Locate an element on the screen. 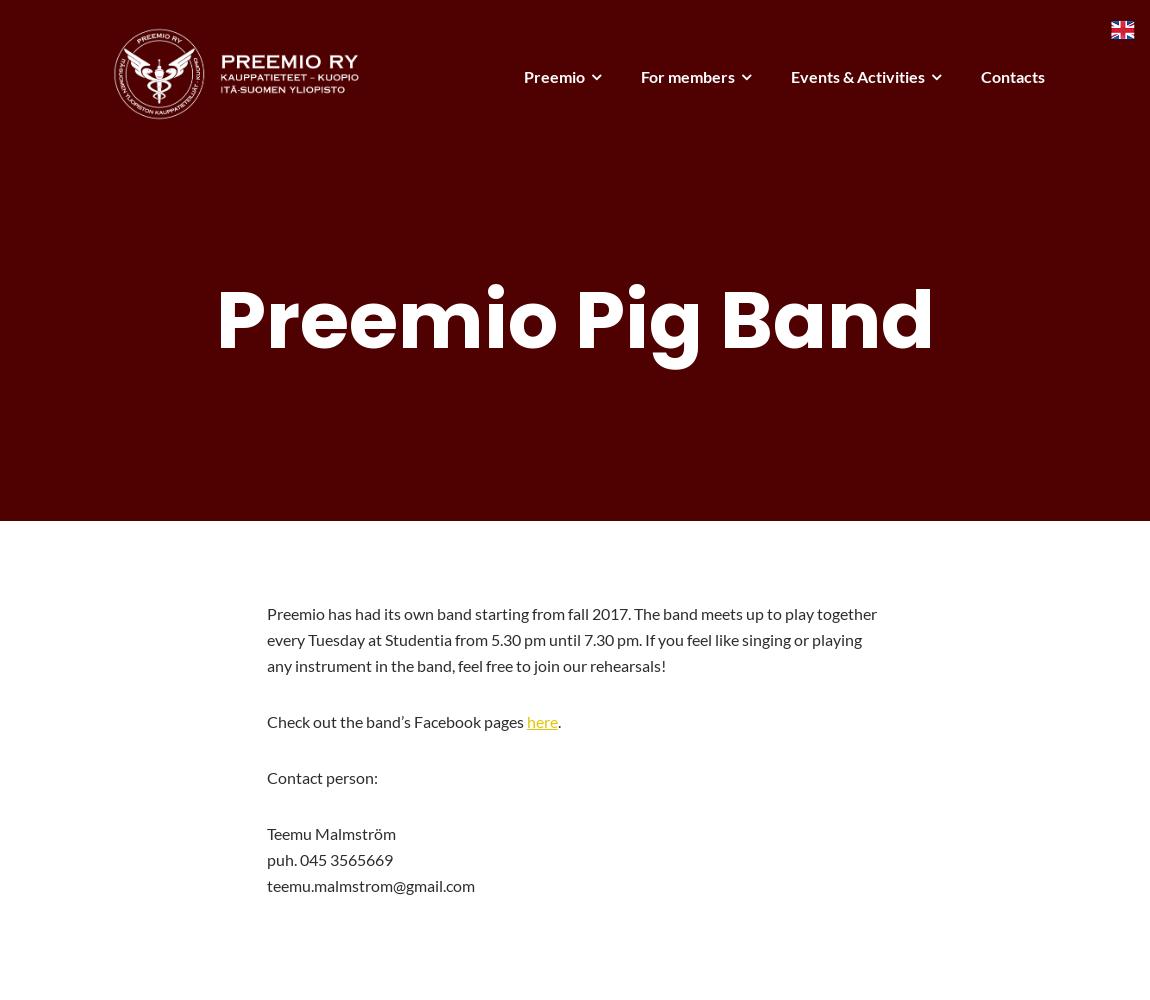 Image resolution: width=1150 pixels, height=1000 pixels. 'Membership' is located at coordinates (643, 133).